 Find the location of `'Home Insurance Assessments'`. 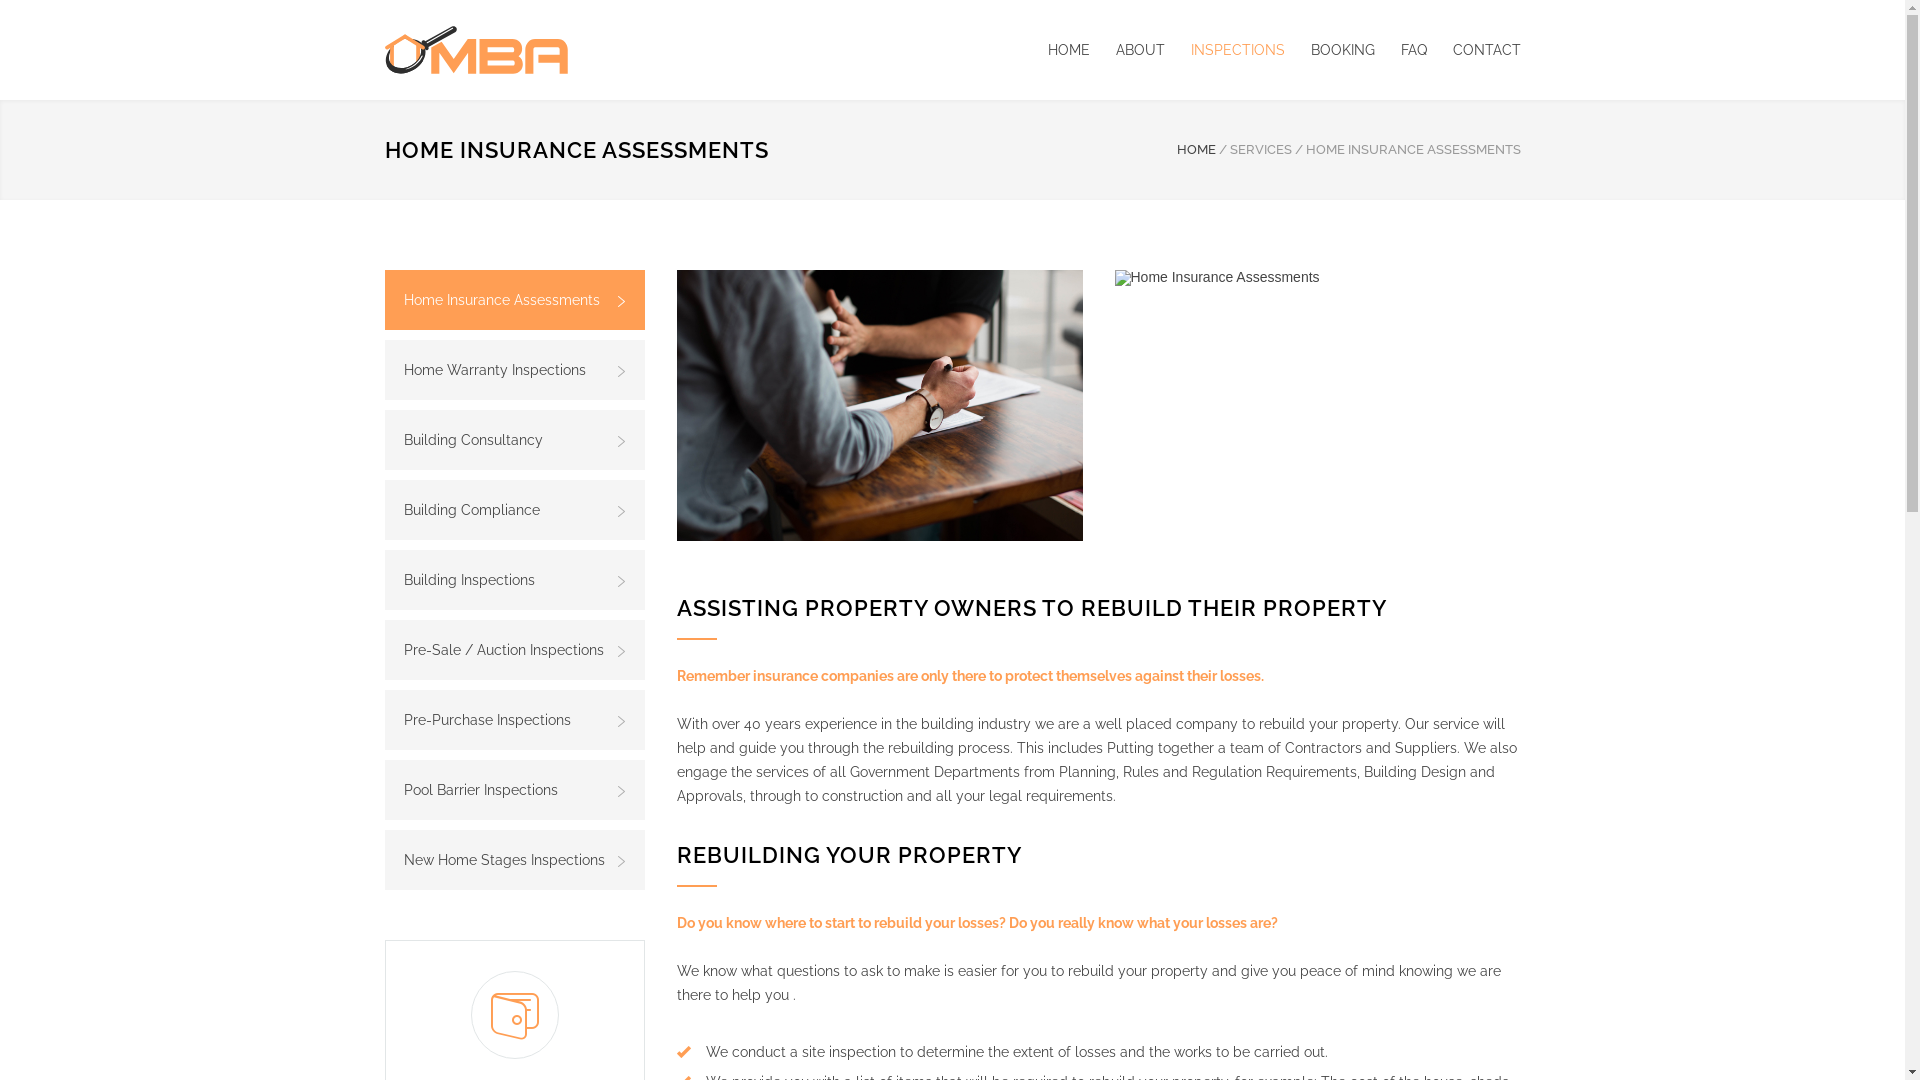

'Home Insurance Assessments' is located at coordinates (1112, 277).